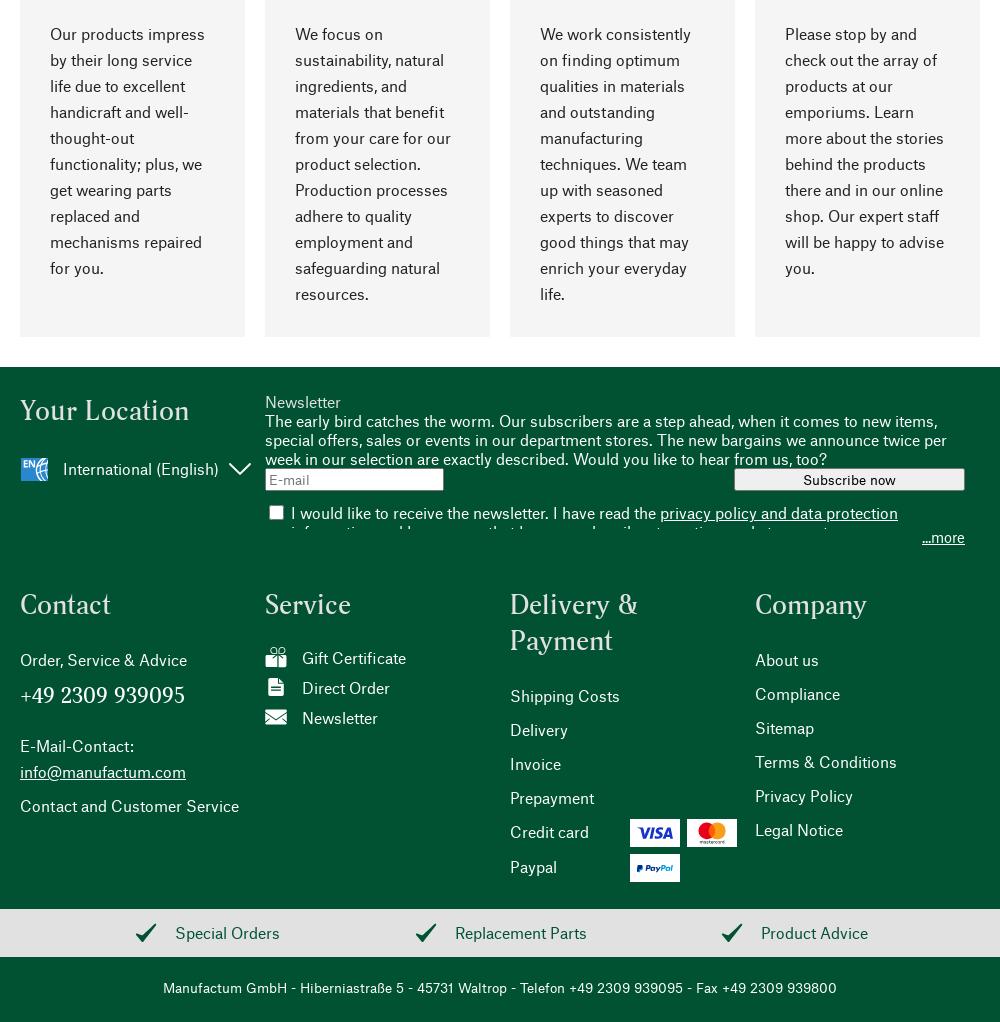 Image resolution: width=1000 pixels, height=1022 pixels. I want to click on 'privacy policy and data protection information', so click(291, 521).